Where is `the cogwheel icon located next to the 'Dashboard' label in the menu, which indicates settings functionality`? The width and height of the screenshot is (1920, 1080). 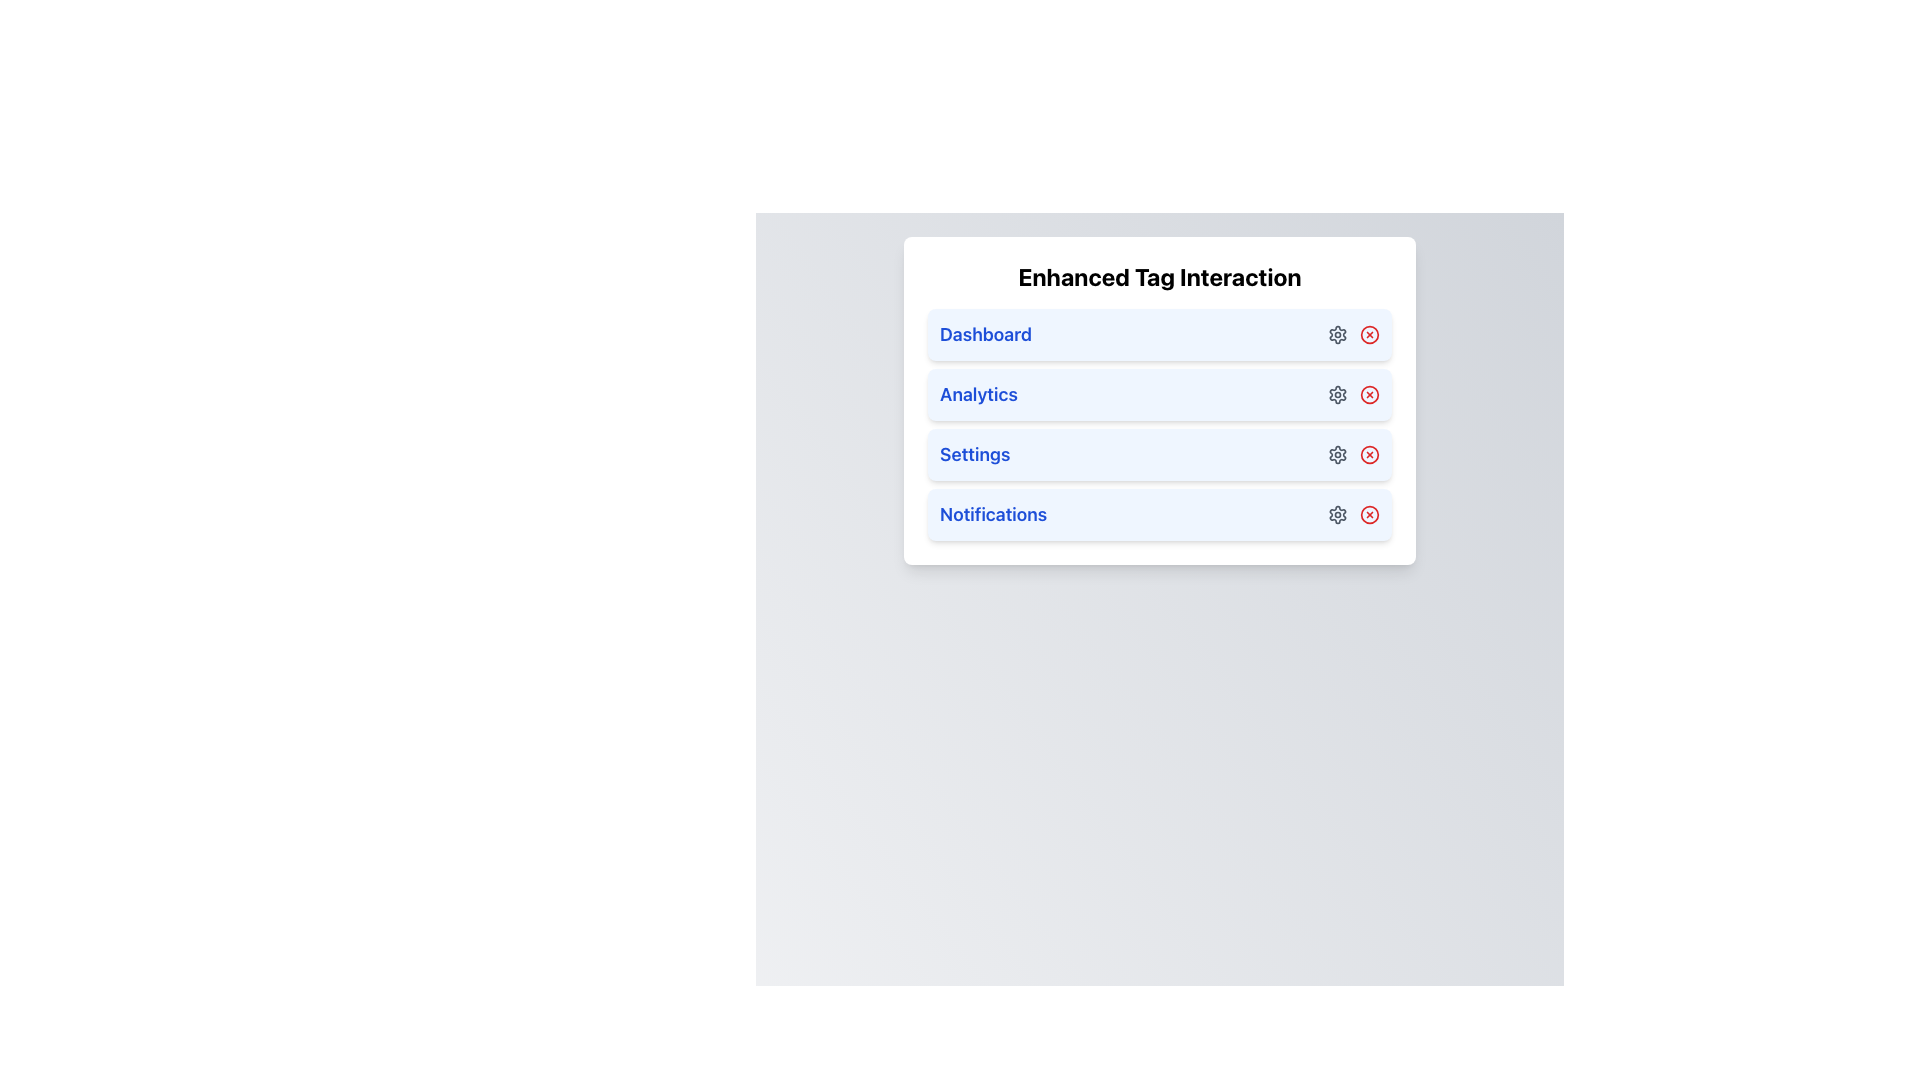
the cogwheel icon located next to the 'Dashboard' label in the menu, which indicates settings functionality is located at coordinates (1338, 334).